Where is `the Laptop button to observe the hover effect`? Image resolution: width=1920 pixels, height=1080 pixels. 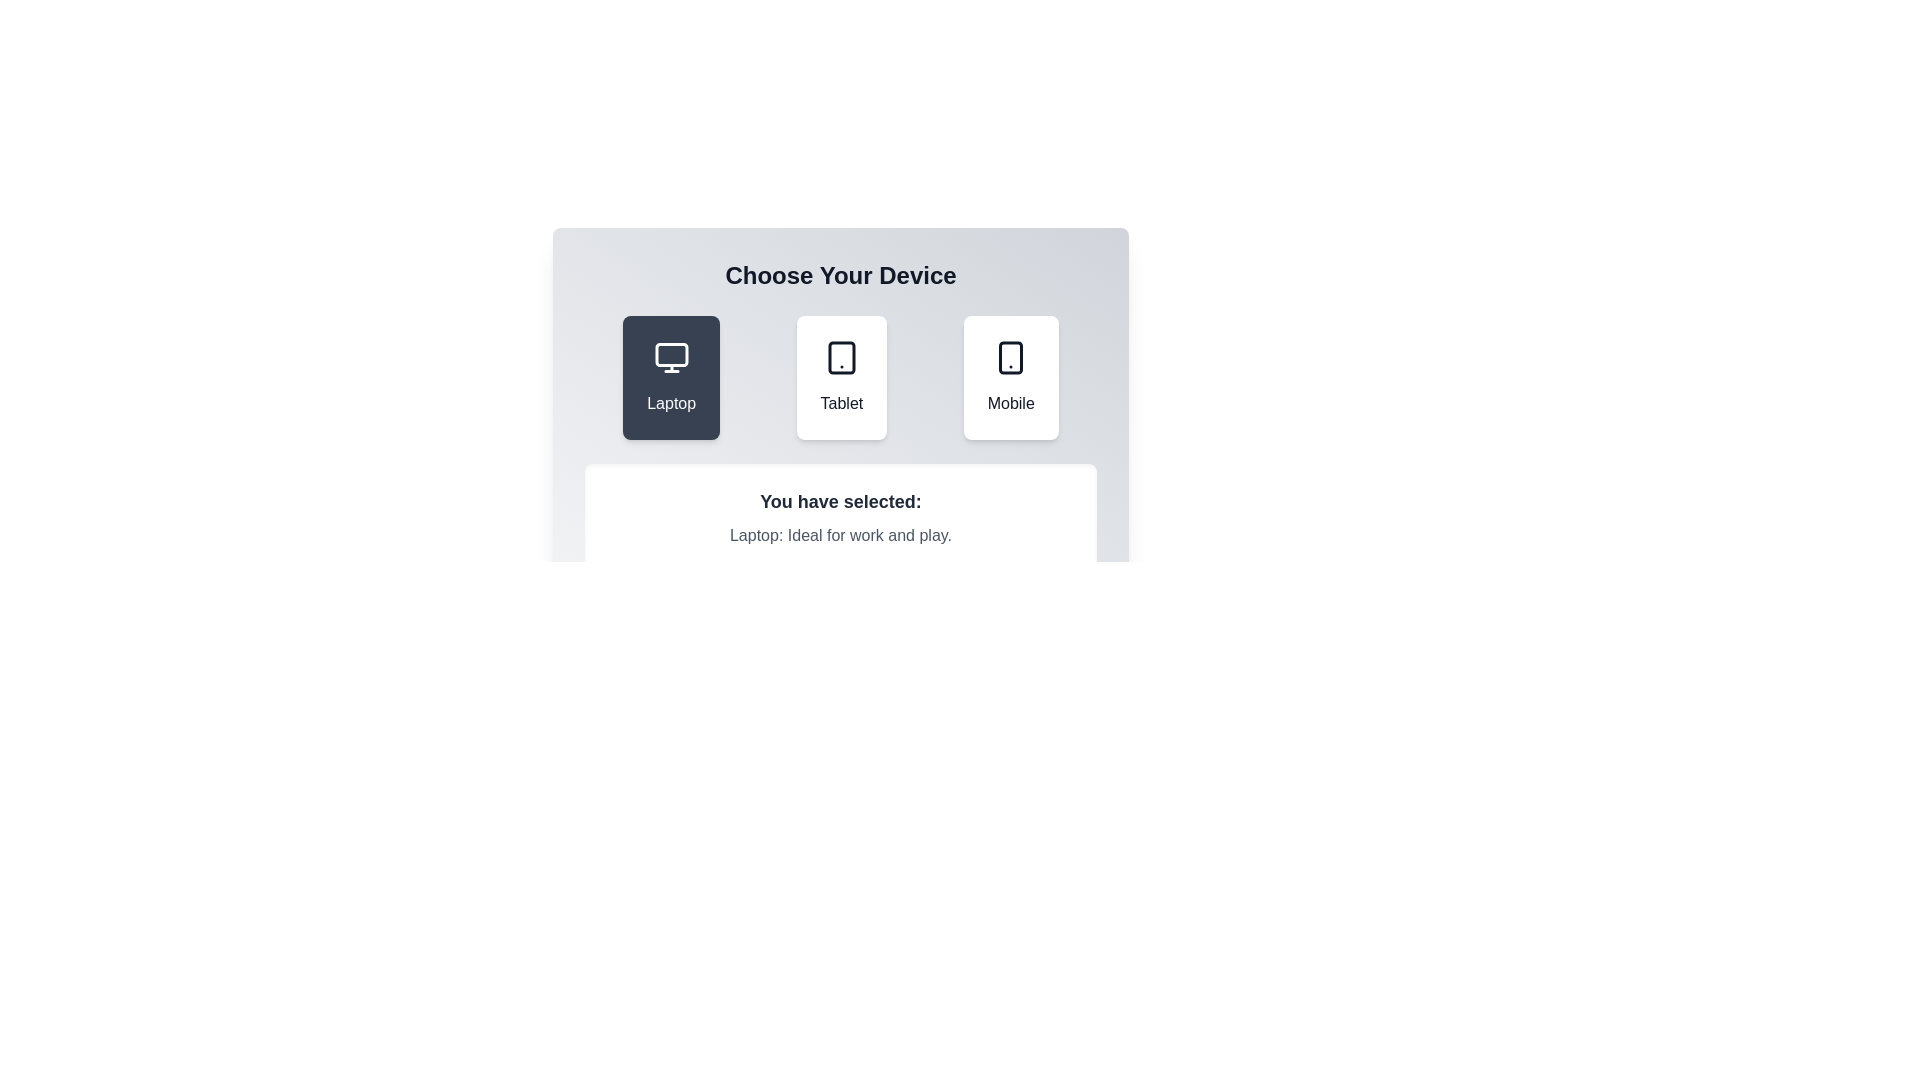 the Laptop button to observe the hover effect is located at coordinates (671, 378).